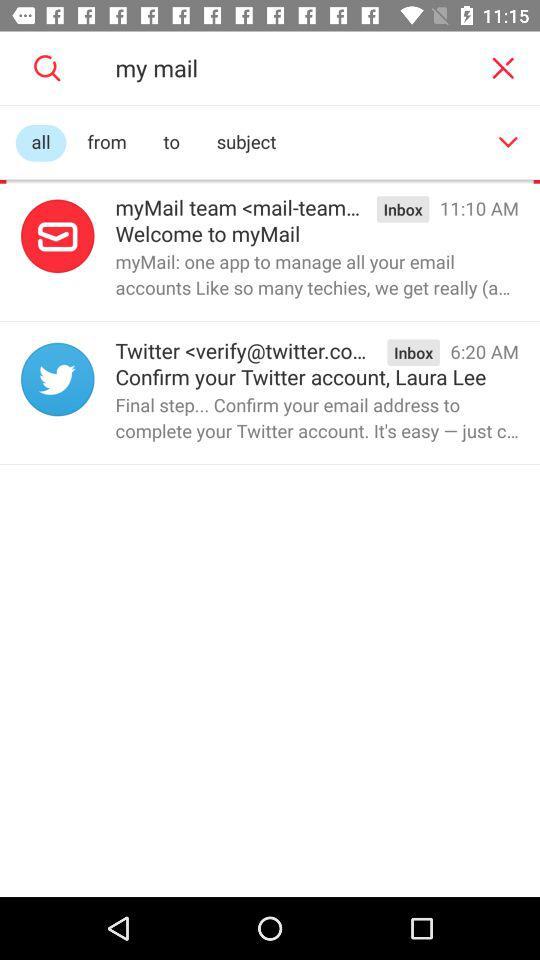  What do you see at coordinates (57, 236) in the screenshot?
I see `open email` at bounding box center [57, 236].